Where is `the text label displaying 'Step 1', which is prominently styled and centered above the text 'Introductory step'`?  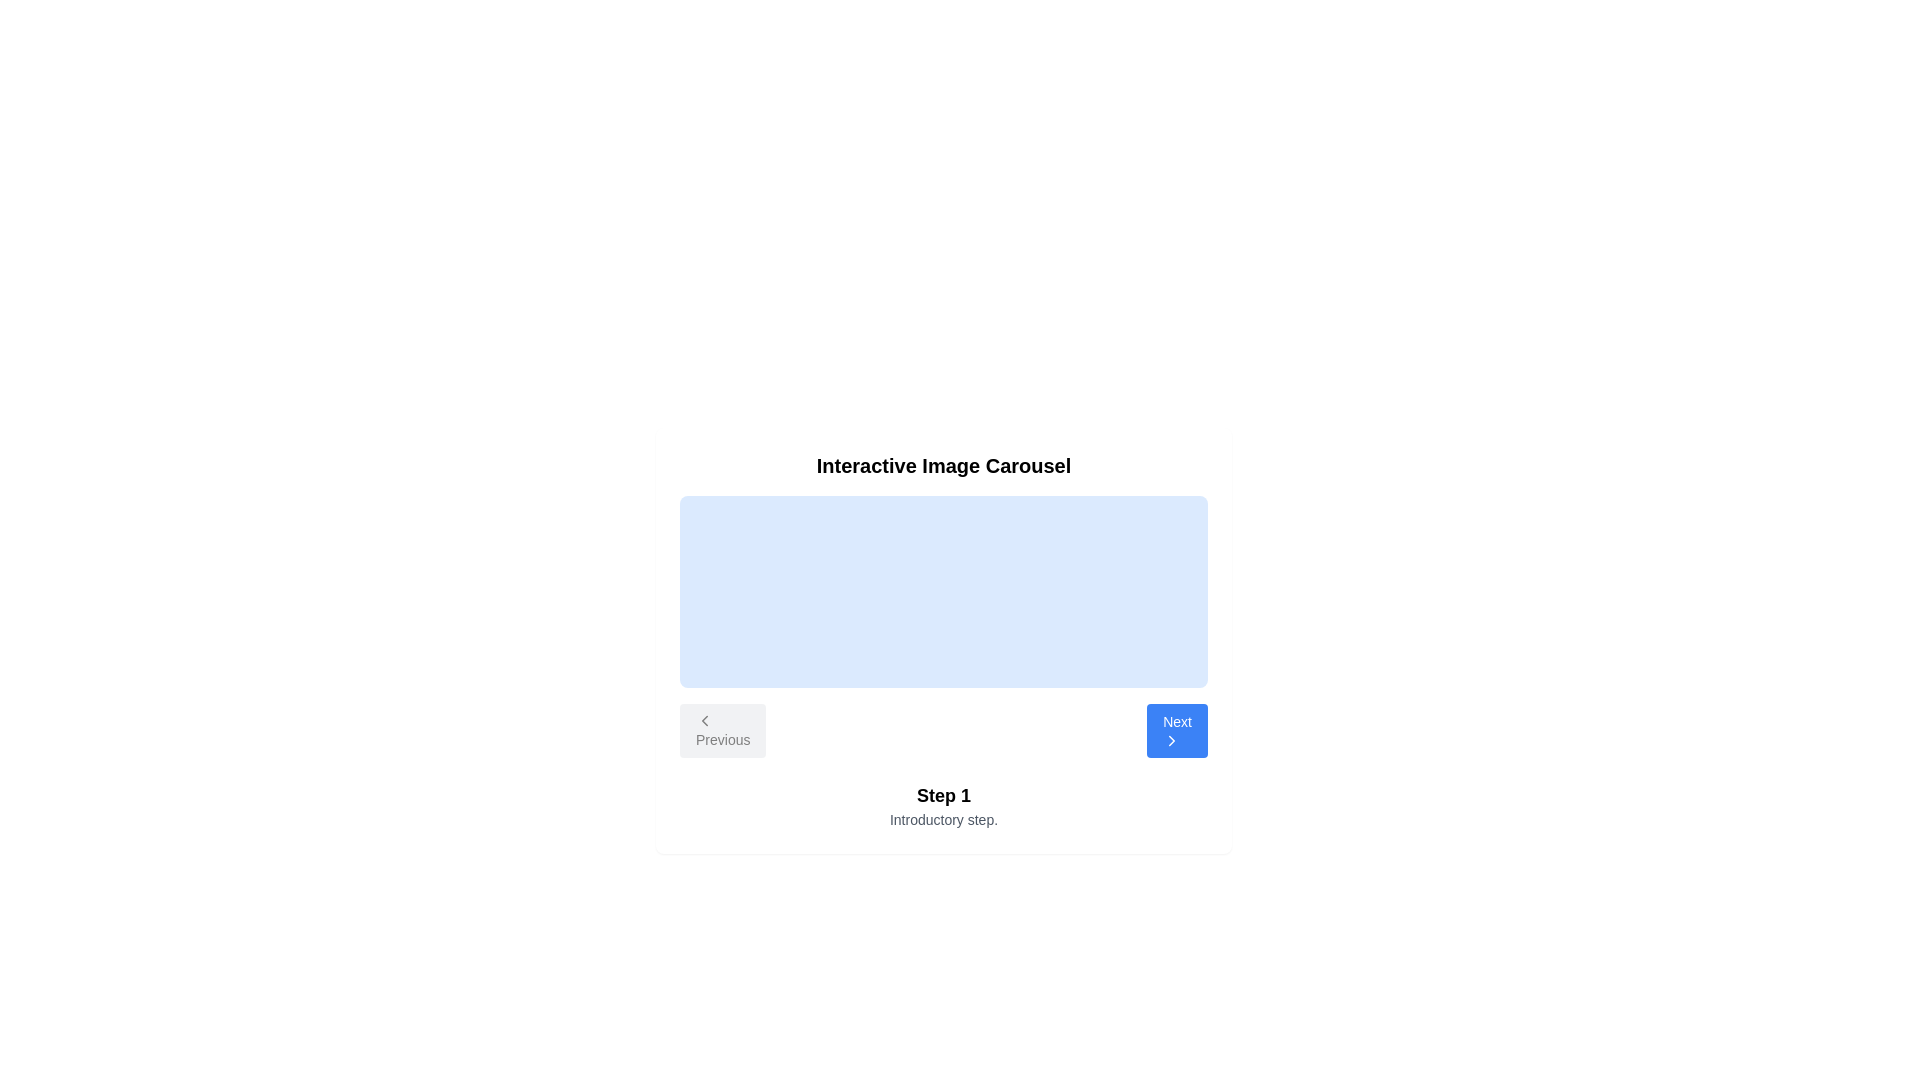
the text label displaying 'Step 1', which is prominently styled and centered above the text 'Introductory step' is located at coordinates (943, 794).